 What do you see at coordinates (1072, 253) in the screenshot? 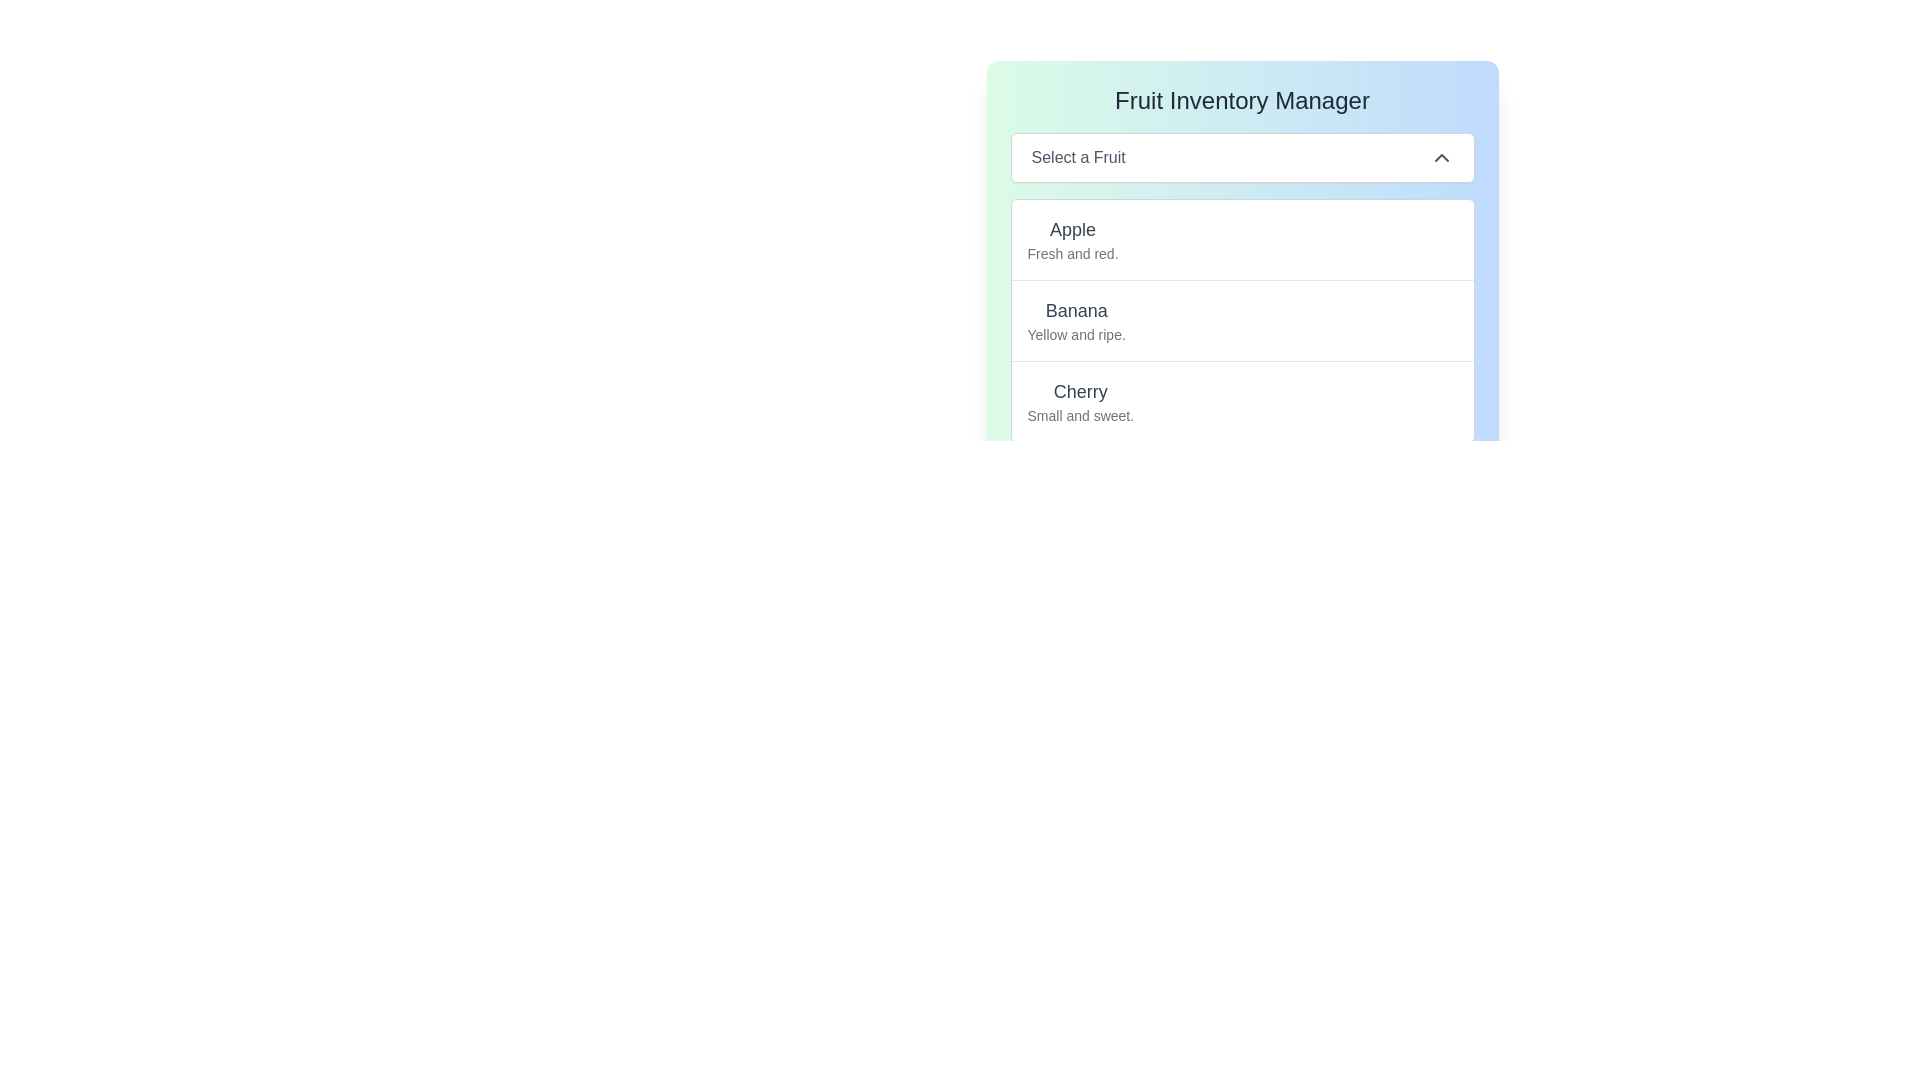
I see `the Text label describing the item 'Apple', which is located directly below the text 'Apple' in the interface` at bounding box center [1072, 253].